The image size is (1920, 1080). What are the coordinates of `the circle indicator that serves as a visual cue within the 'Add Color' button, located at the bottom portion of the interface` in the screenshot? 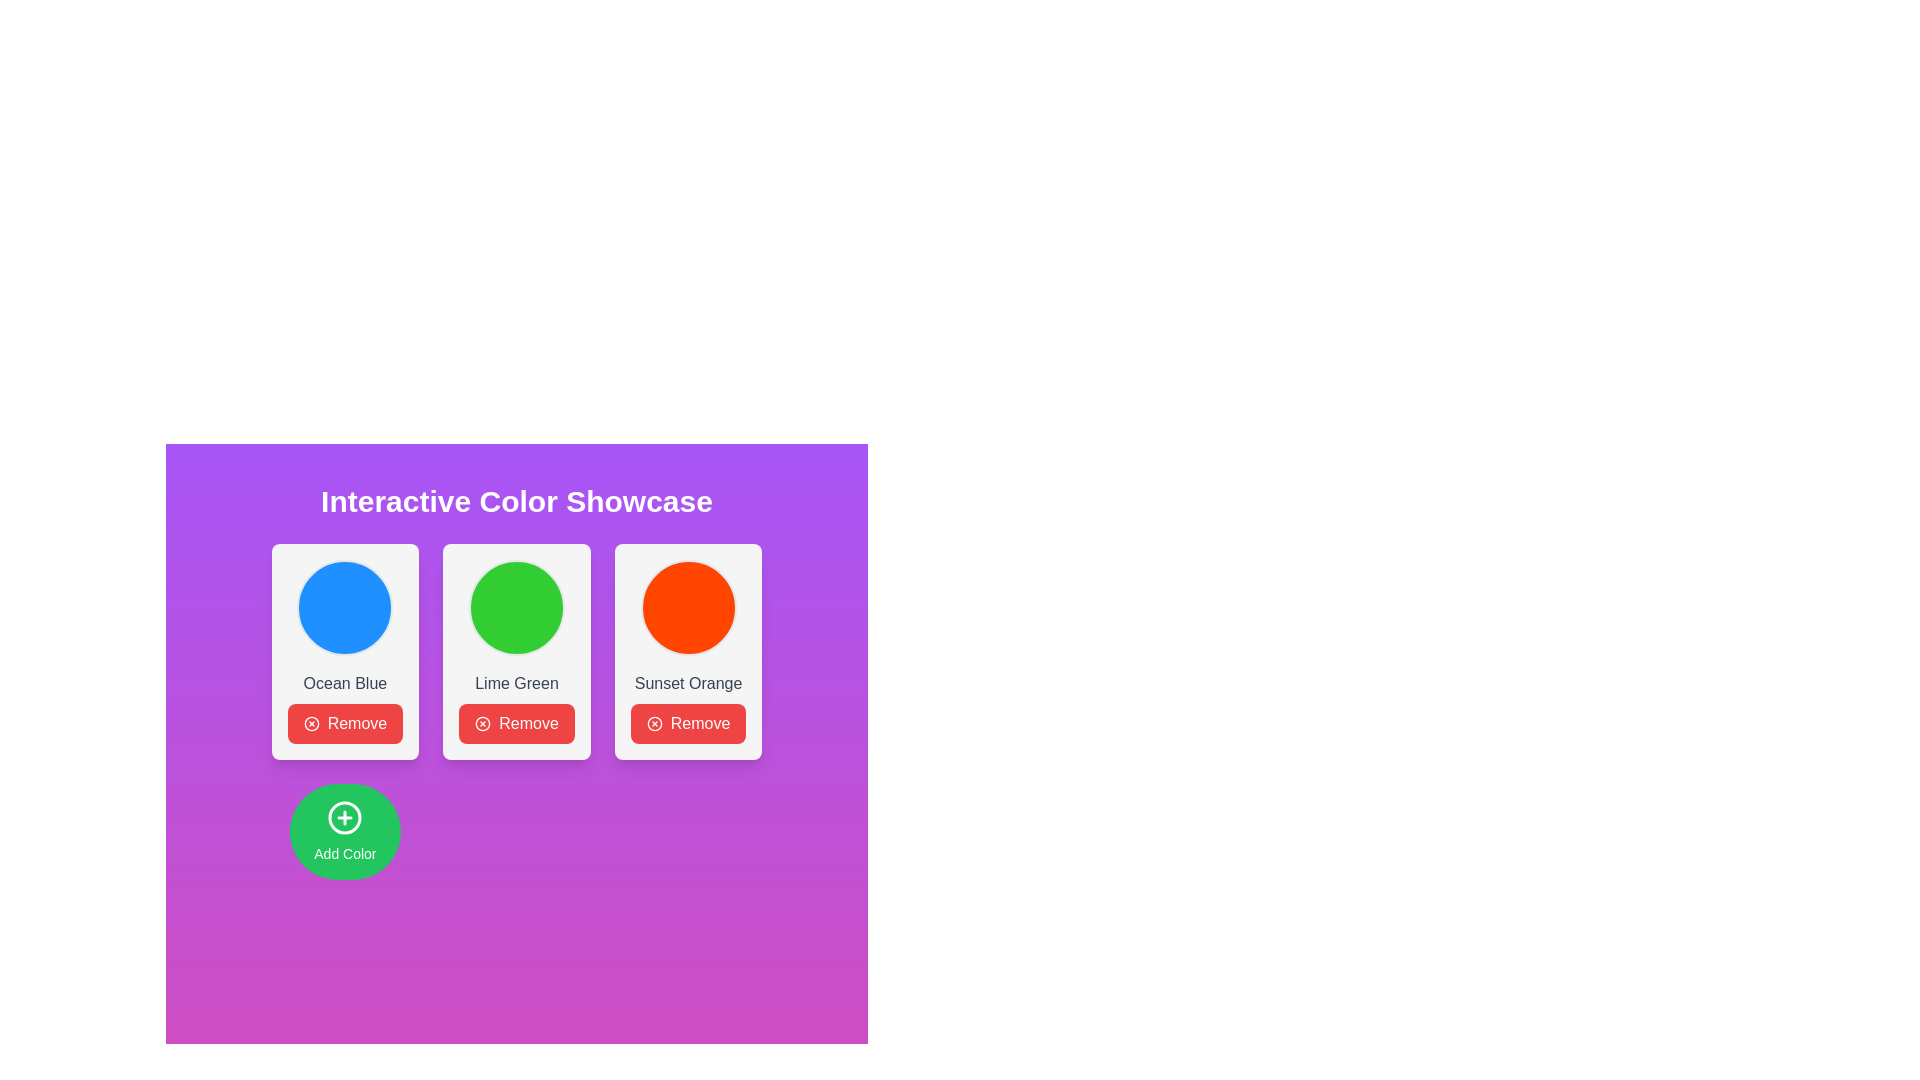 It's located at (345, 817).